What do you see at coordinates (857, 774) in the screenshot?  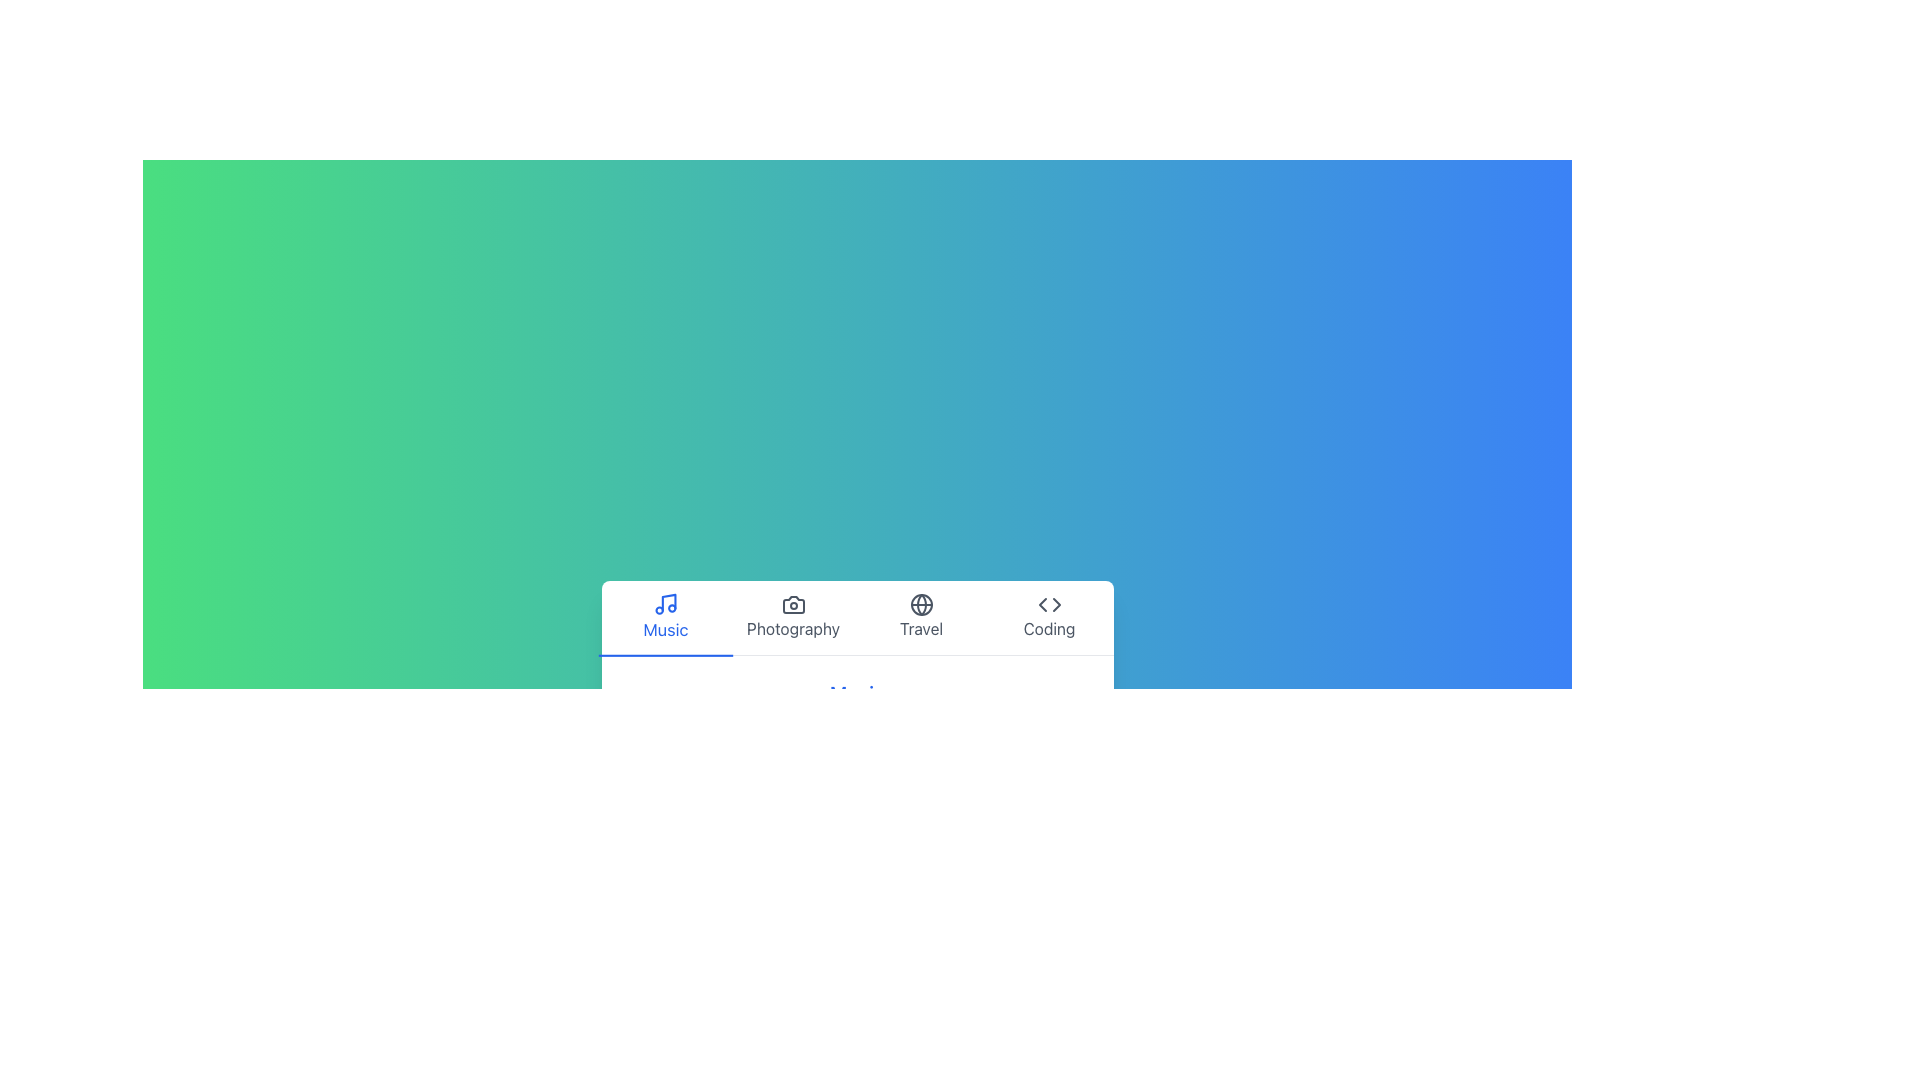 I see `the button located at the bottom of the 'Music' section, which encourages users to learn more about the content related to music` at bounding box center [857, 774].